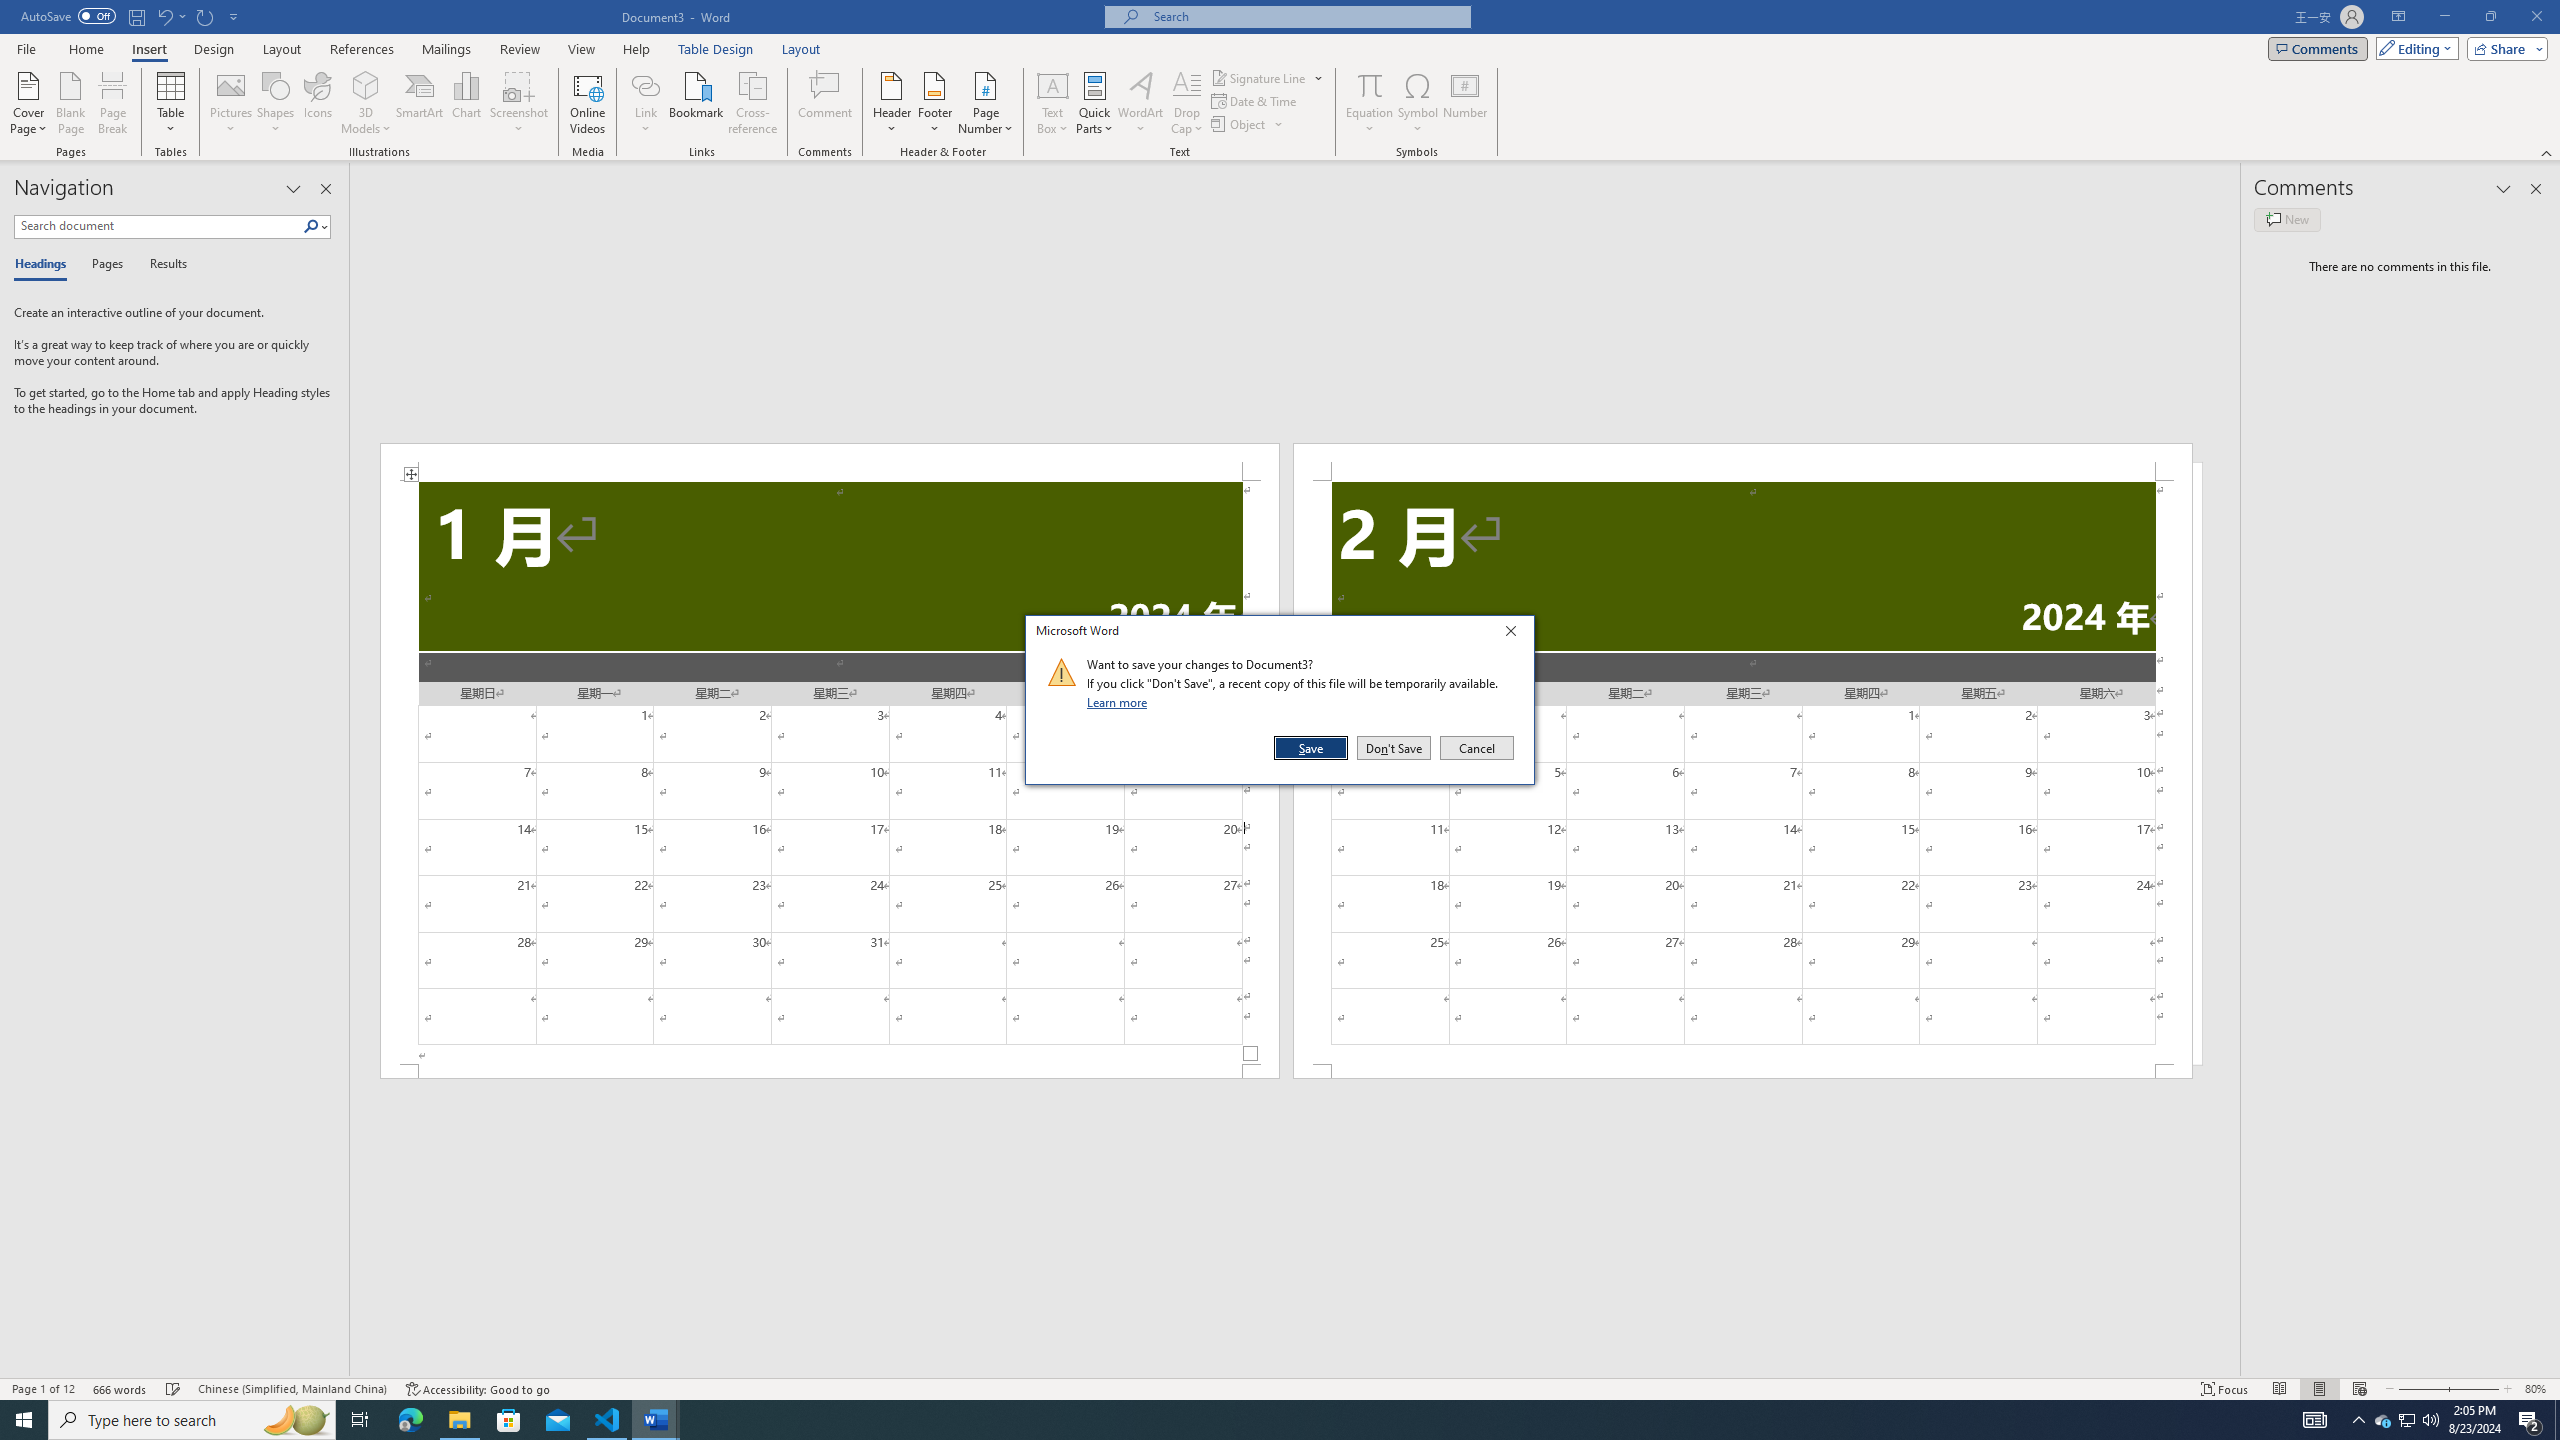 Image resolution: width=2560 pixels, height=1440 pixels. Describe the element at coordinates (1267, 77) in the screenshot. I see `'Signature Line'` at that location.